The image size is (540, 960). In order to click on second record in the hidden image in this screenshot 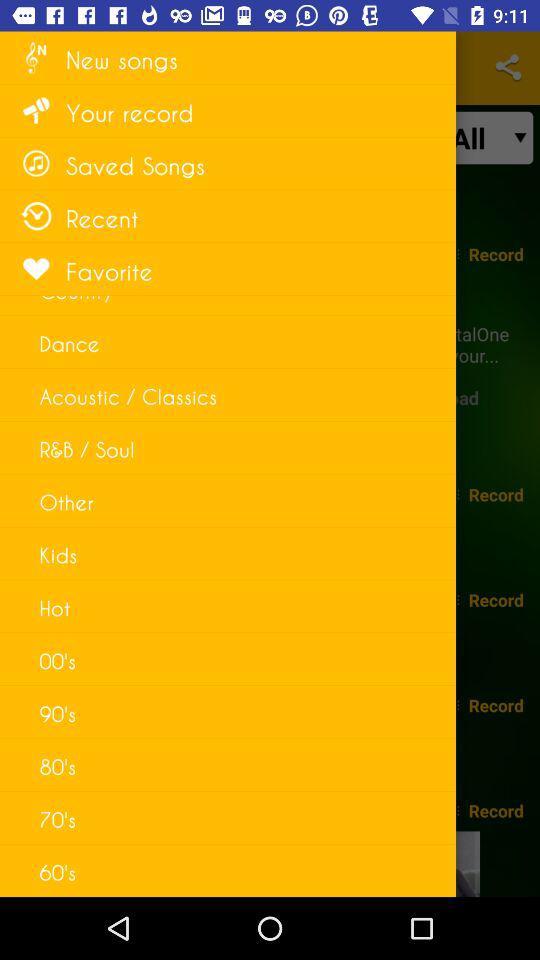, I will do `click(495, 493)`.